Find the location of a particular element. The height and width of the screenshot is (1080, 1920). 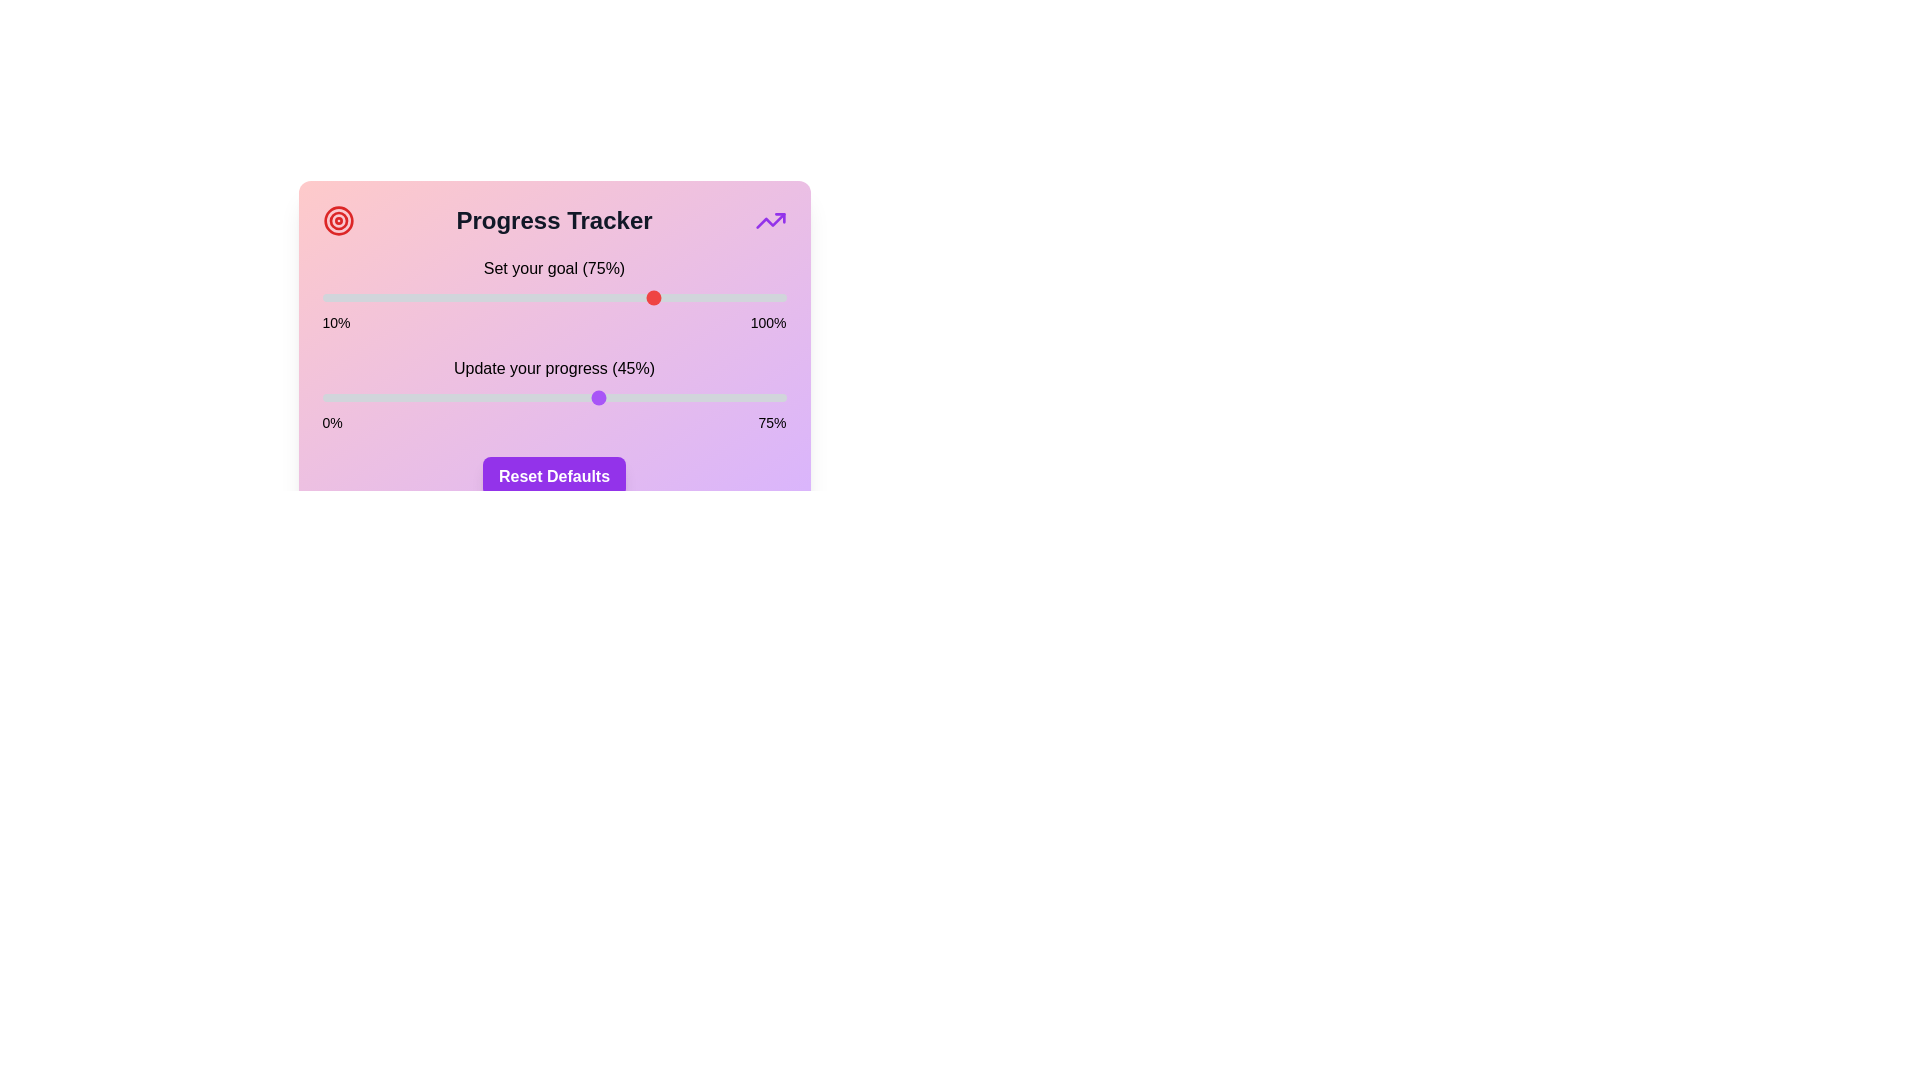

the 'Set your goal' slider to 89% is located at coordinates (728, 297).